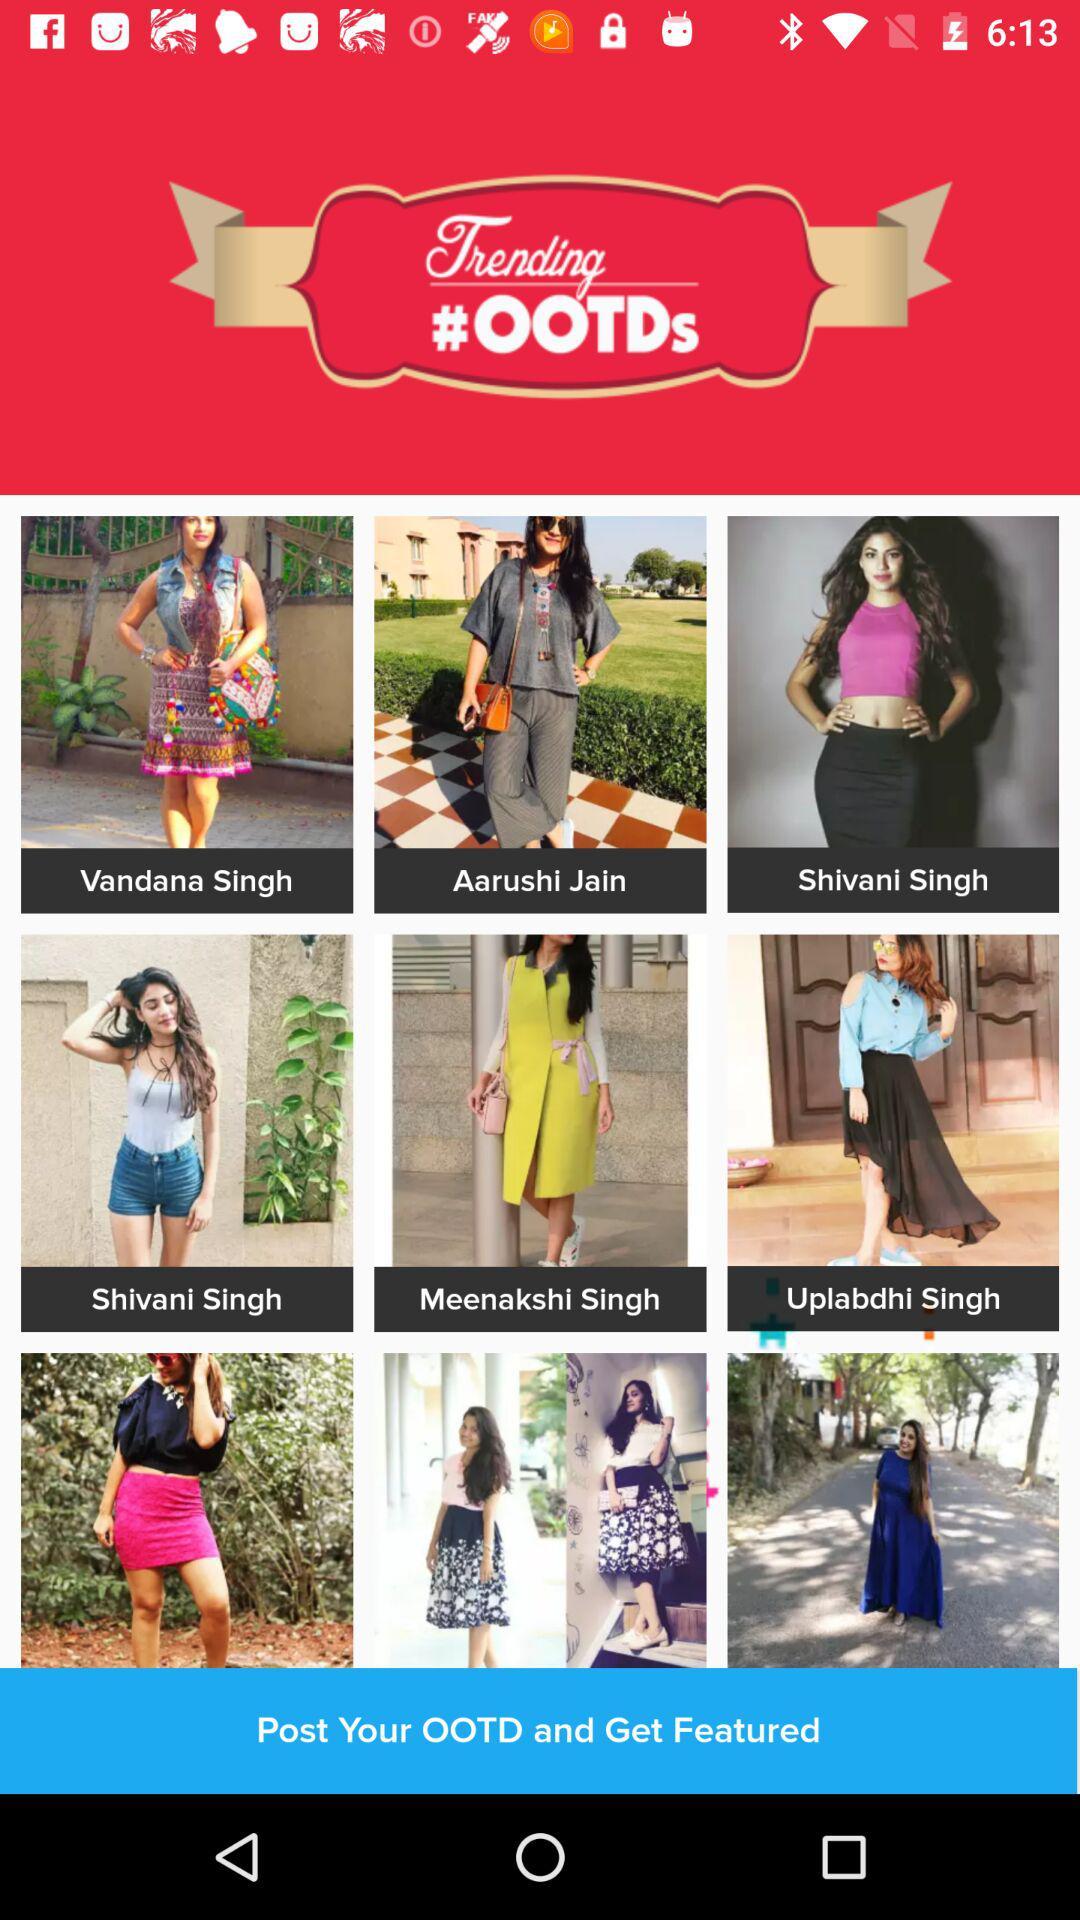 The image size is (1080, 1920). What do you see at coordinates (540, 681) in the screenshot?
I see `the image with the text arushi jain` at bounding box center [540, 681].